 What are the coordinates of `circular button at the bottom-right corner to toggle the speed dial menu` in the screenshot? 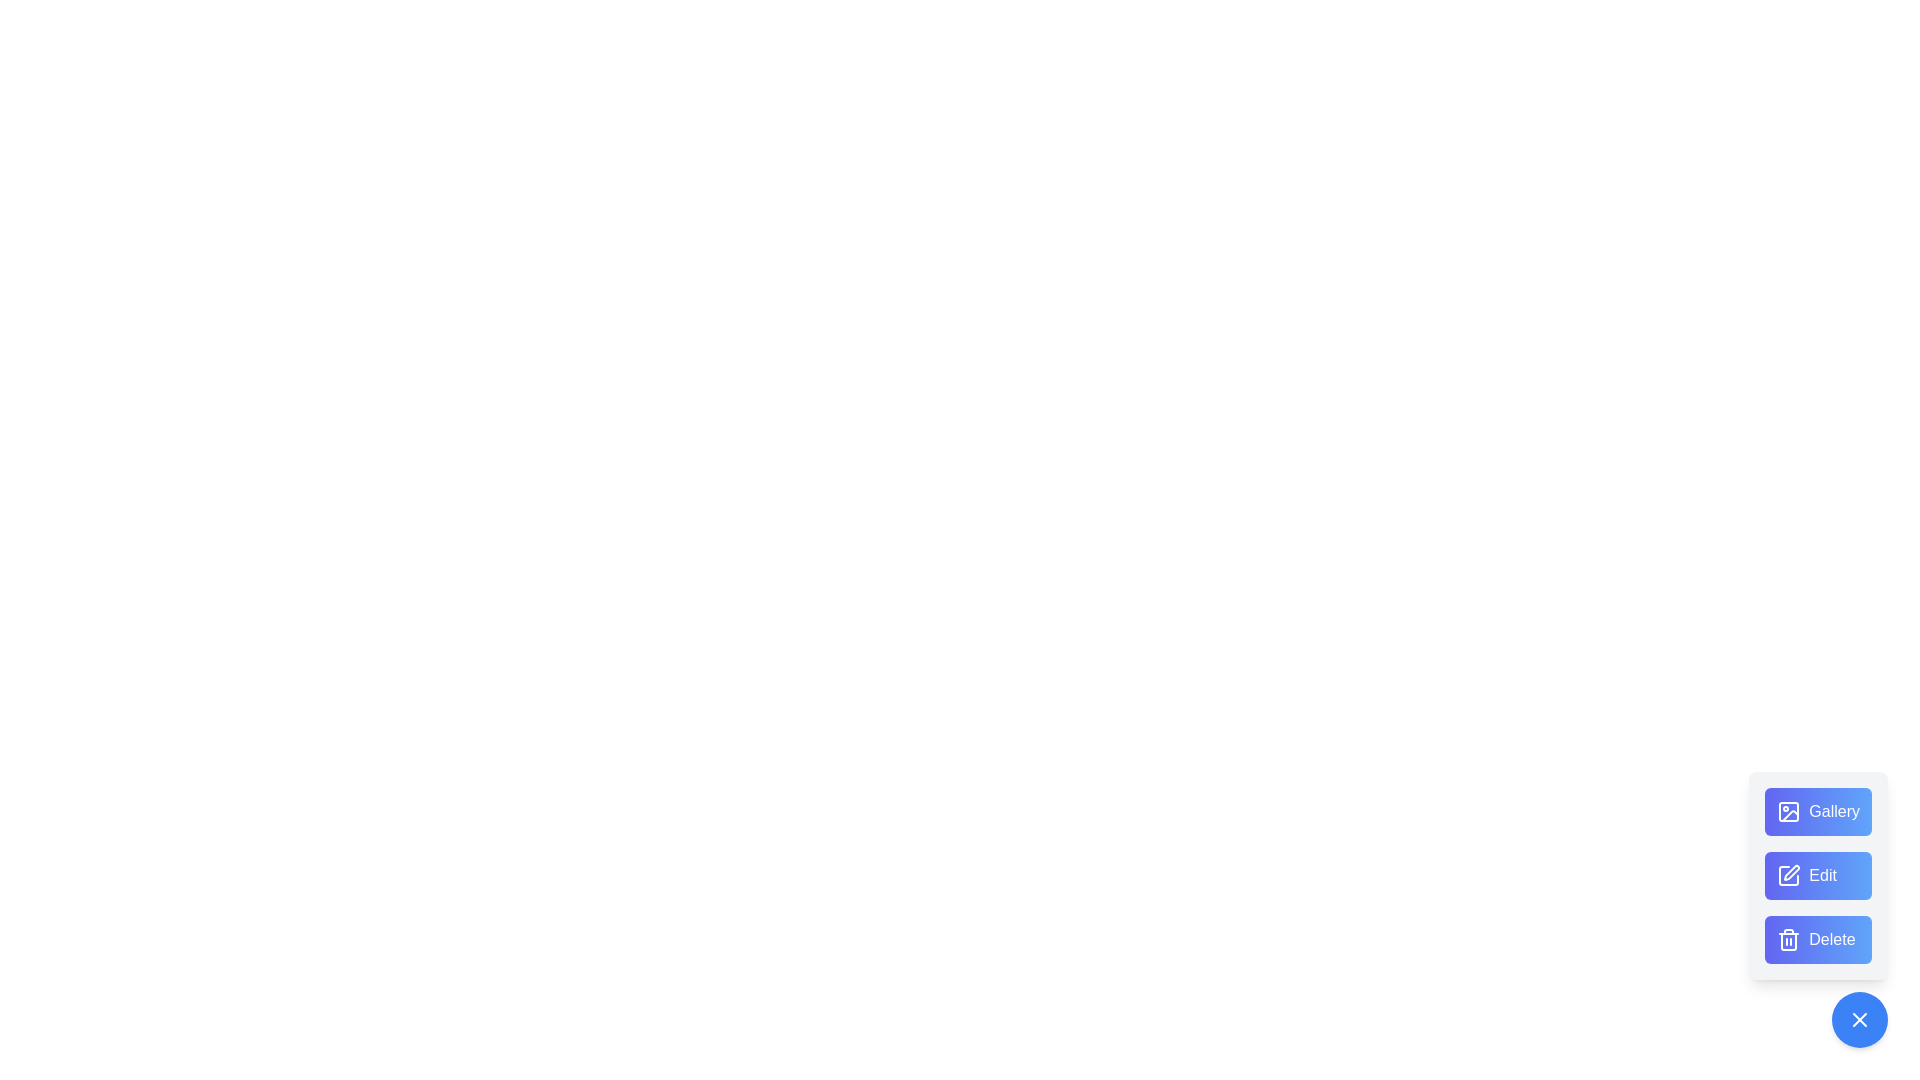 It's located at (1859, 1019).